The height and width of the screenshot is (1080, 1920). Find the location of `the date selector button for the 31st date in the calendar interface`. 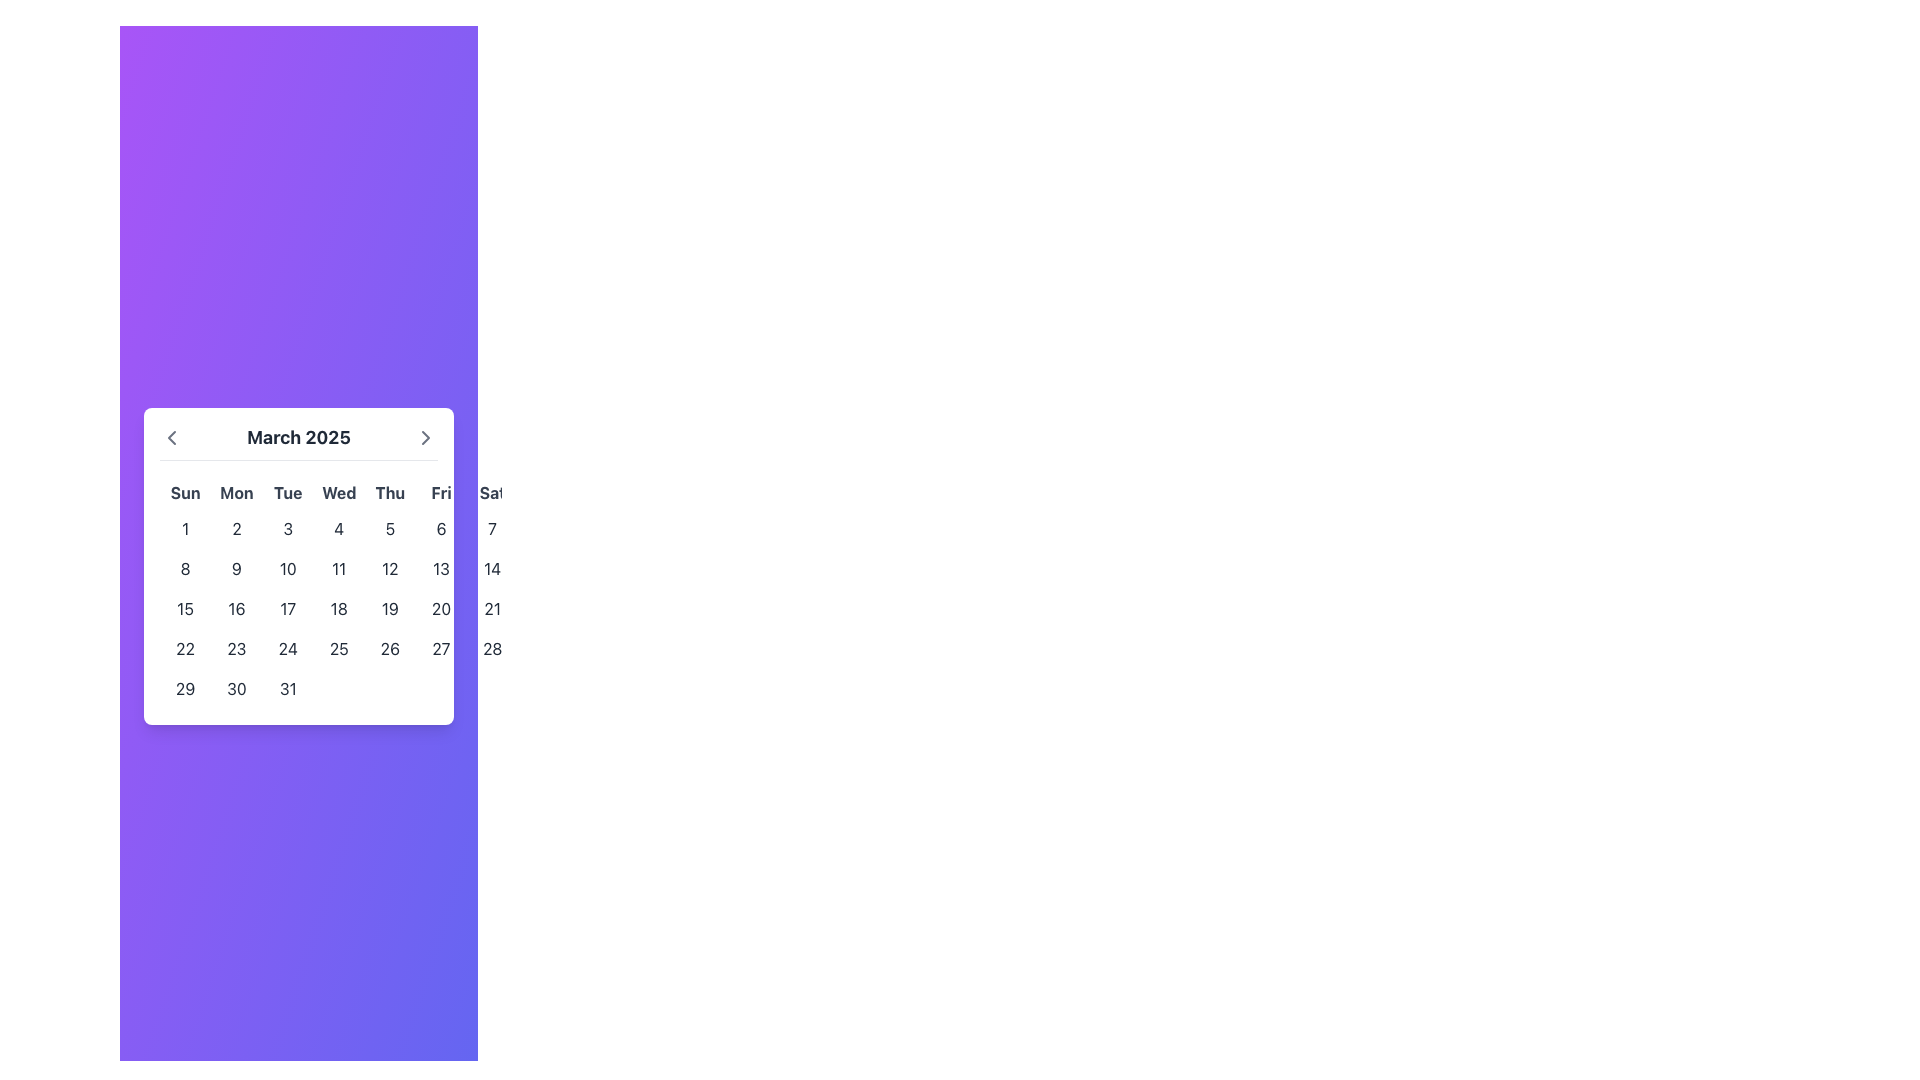

the date selector button for the 31st date in the calendar interface is located at coordinates (287, 687).